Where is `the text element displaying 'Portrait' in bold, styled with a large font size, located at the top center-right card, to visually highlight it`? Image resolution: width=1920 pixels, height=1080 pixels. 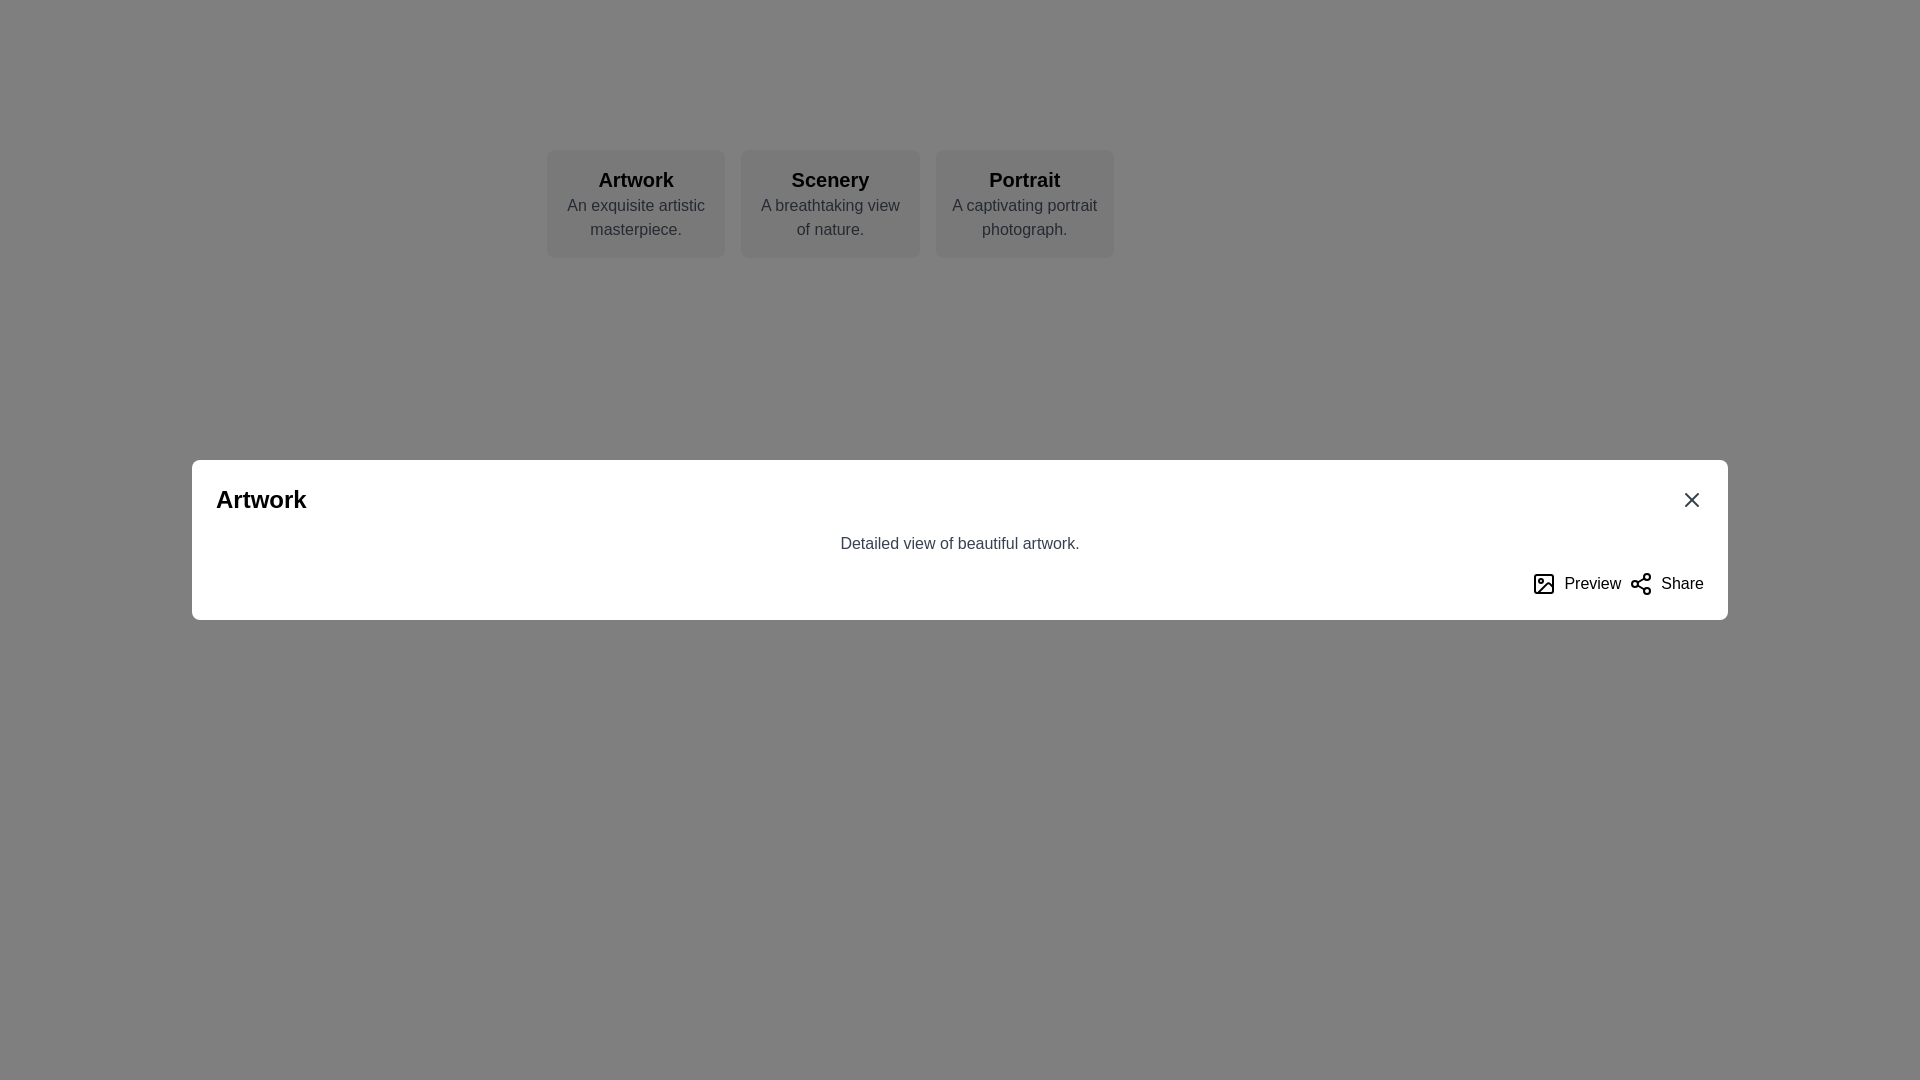 the text element displaying 'Portrait' in bold, styled with a large font size, located at the top center-right card, to visually highlight it is located at coordinates (1024, 180).